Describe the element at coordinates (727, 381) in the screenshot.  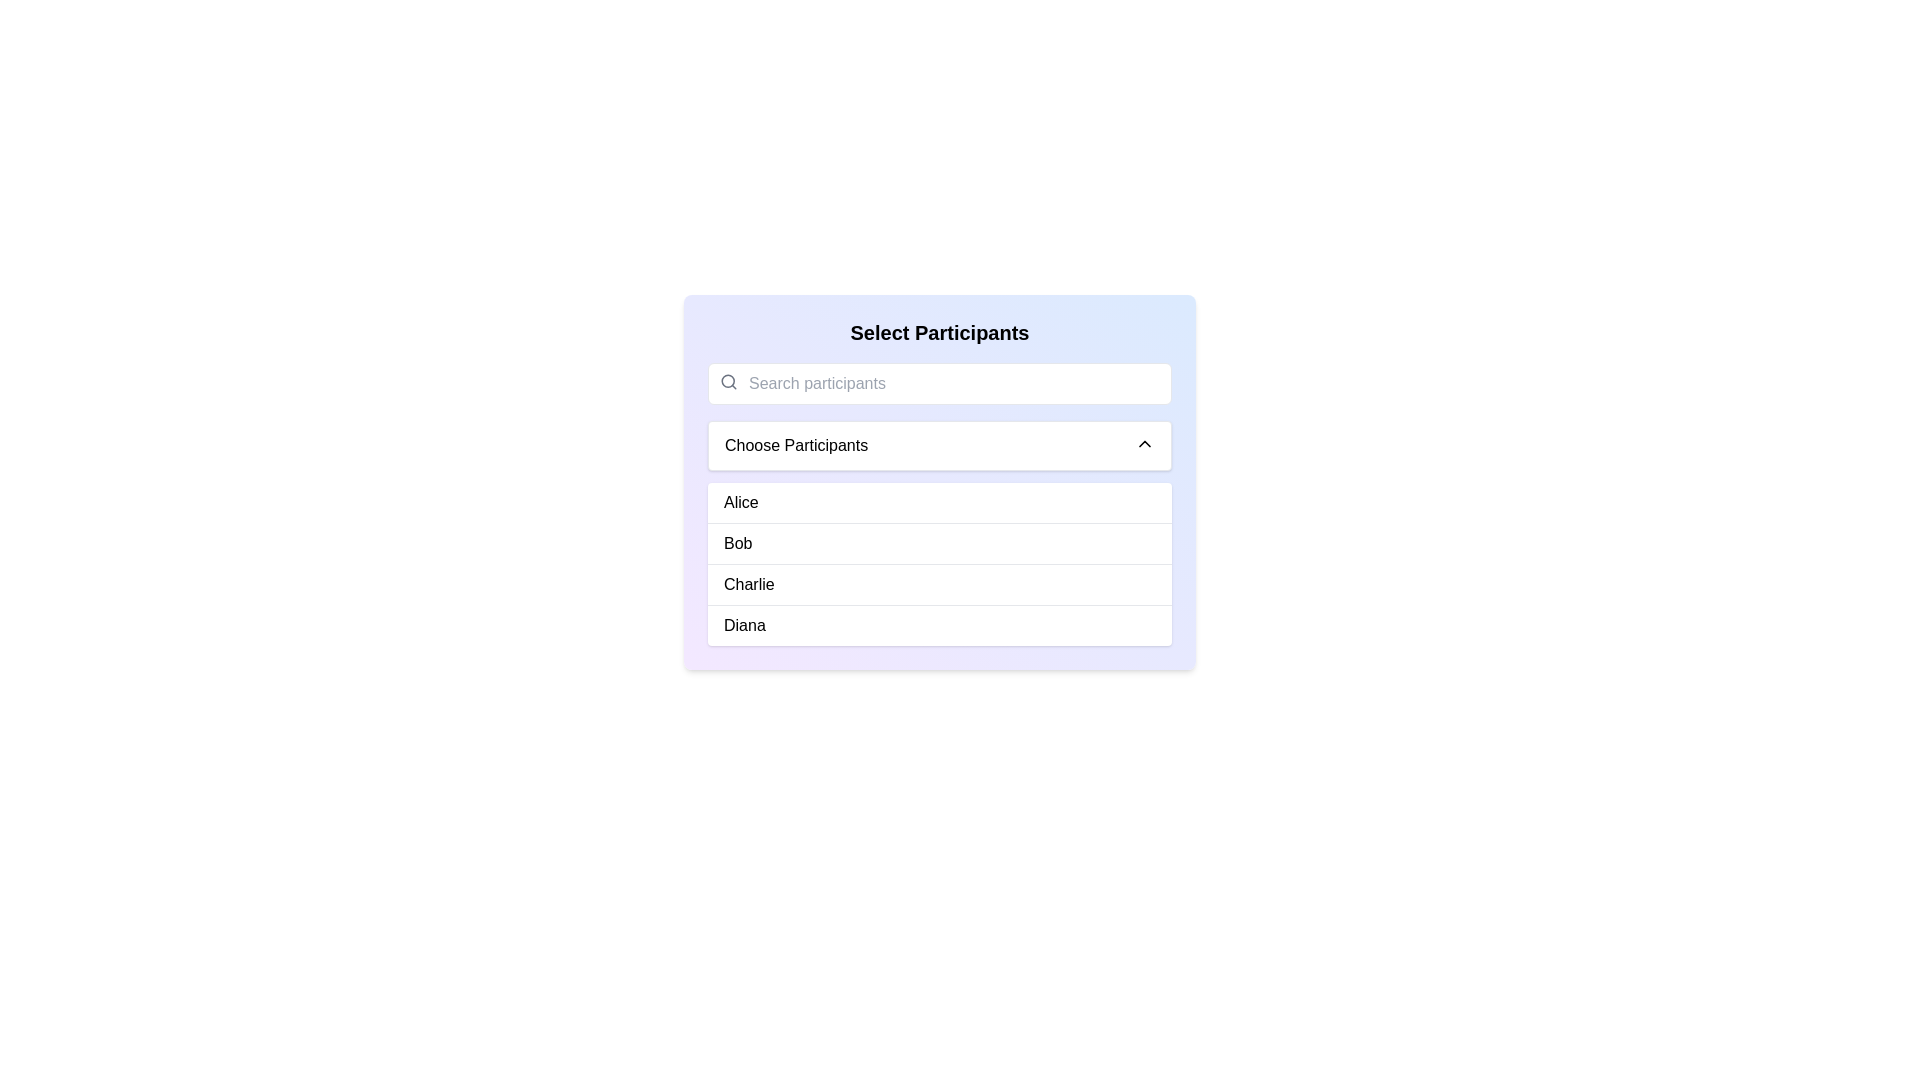
I see `the SVG circle element that represents a part of the magnifying glass icon for search, located in the toolbar area above the participant selection input field` at that location.